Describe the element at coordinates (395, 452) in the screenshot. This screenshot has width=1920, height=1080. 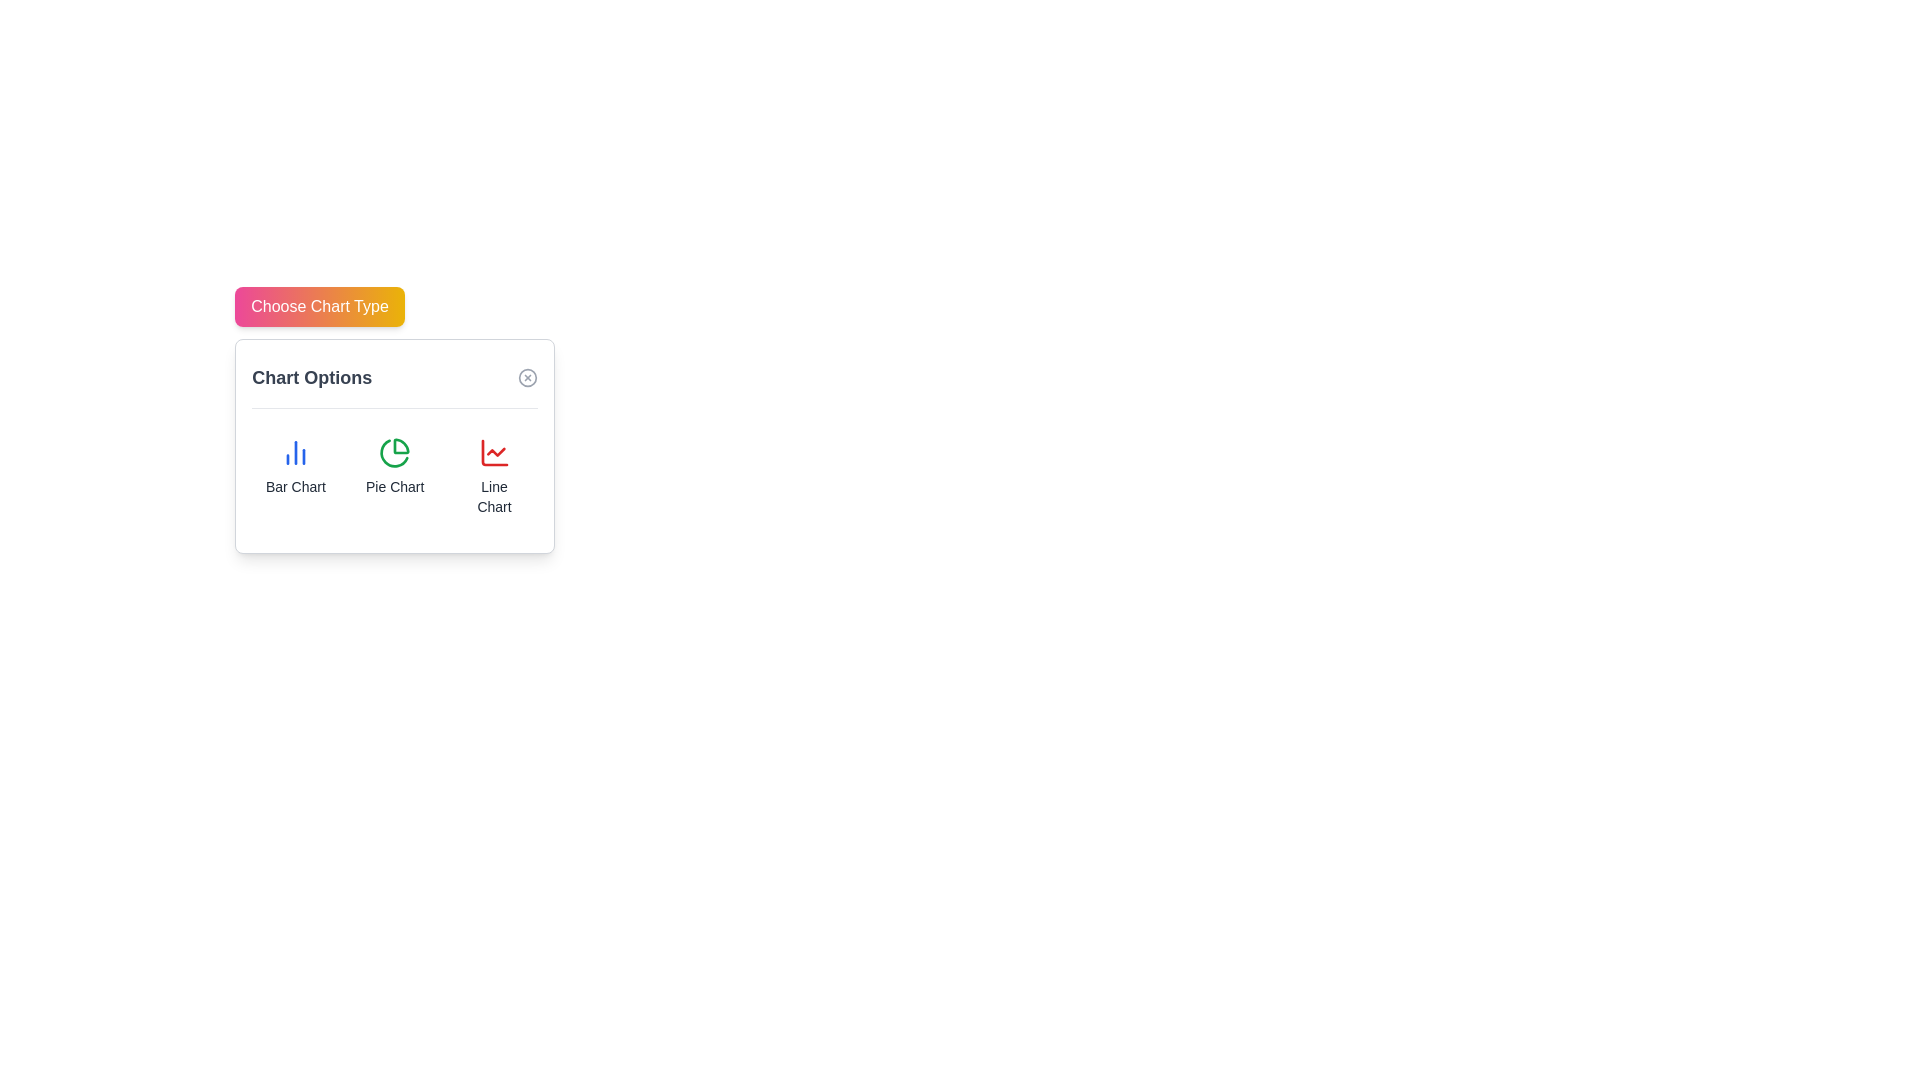
I see `the second icon in the Chart Options section, which represents the pie chart visualization option` at that location.